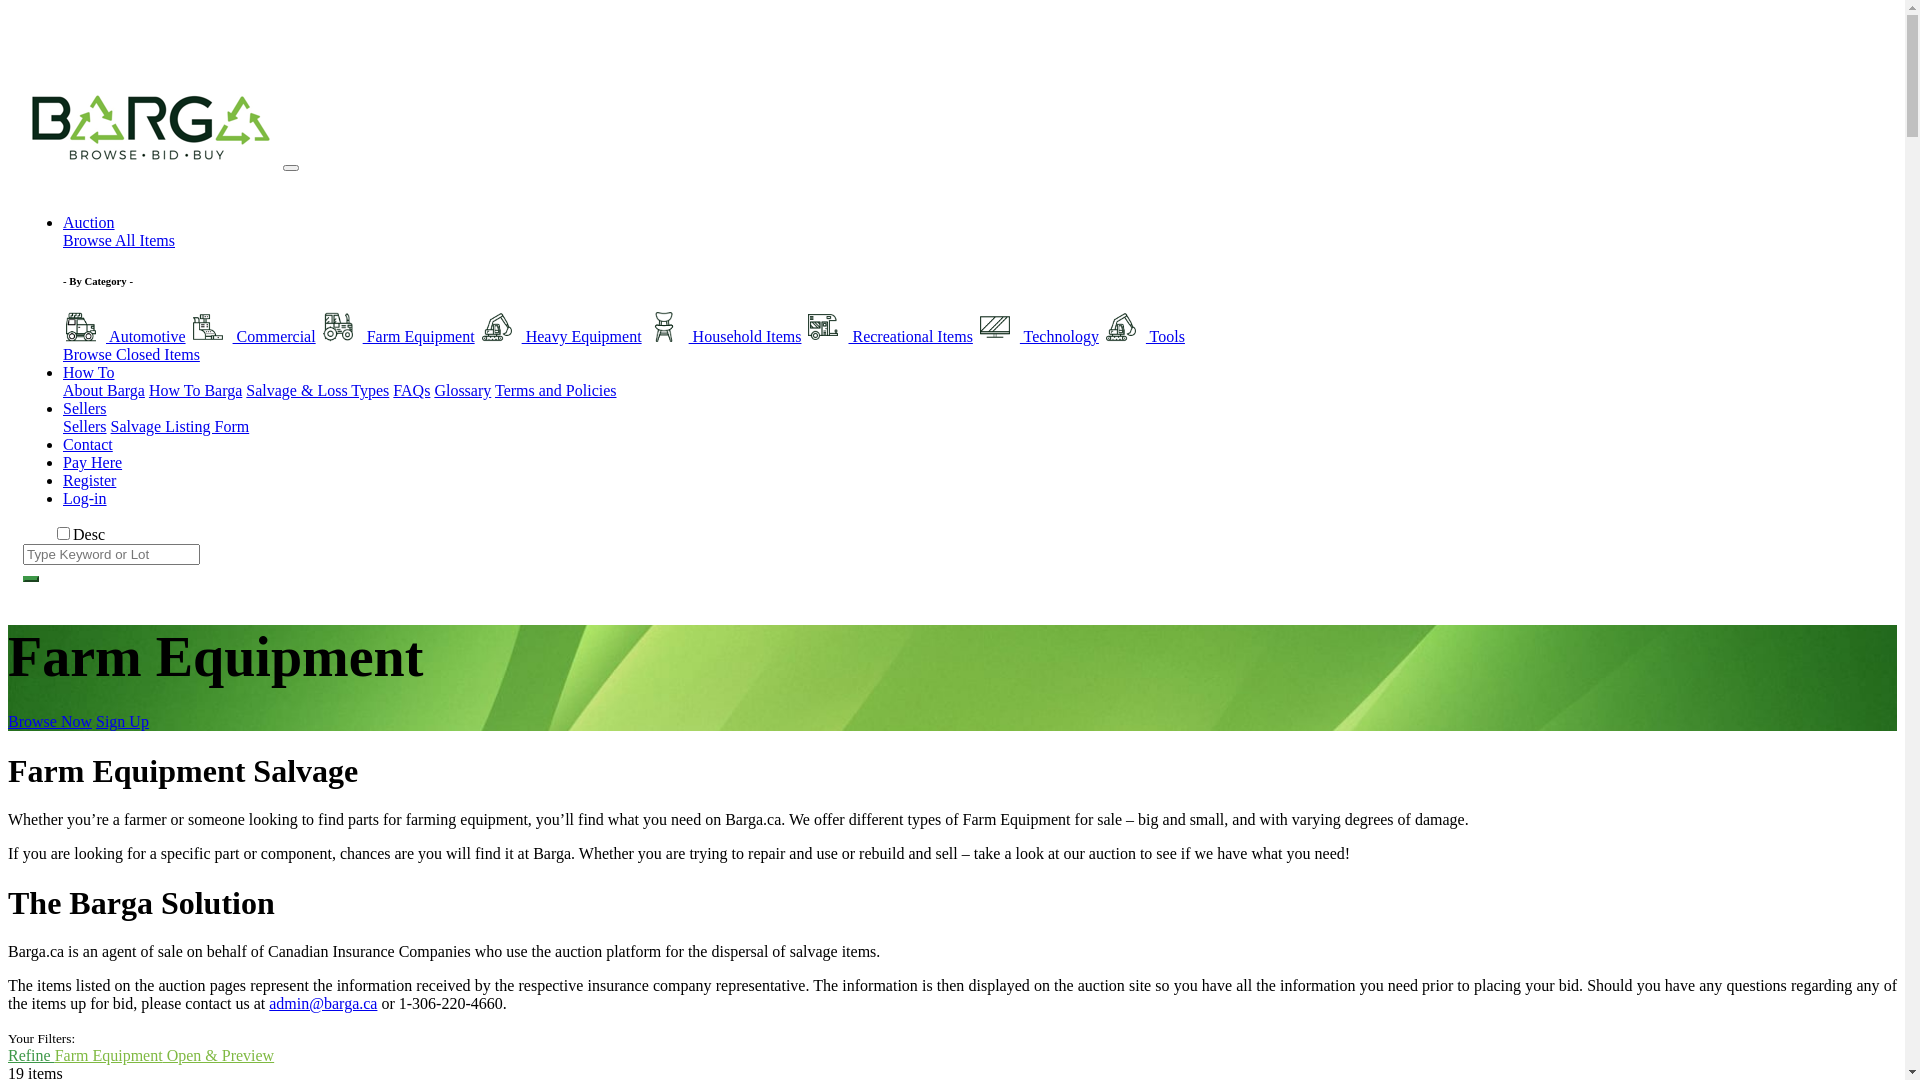  I want to click on 'Refine', so click(8, 1054).